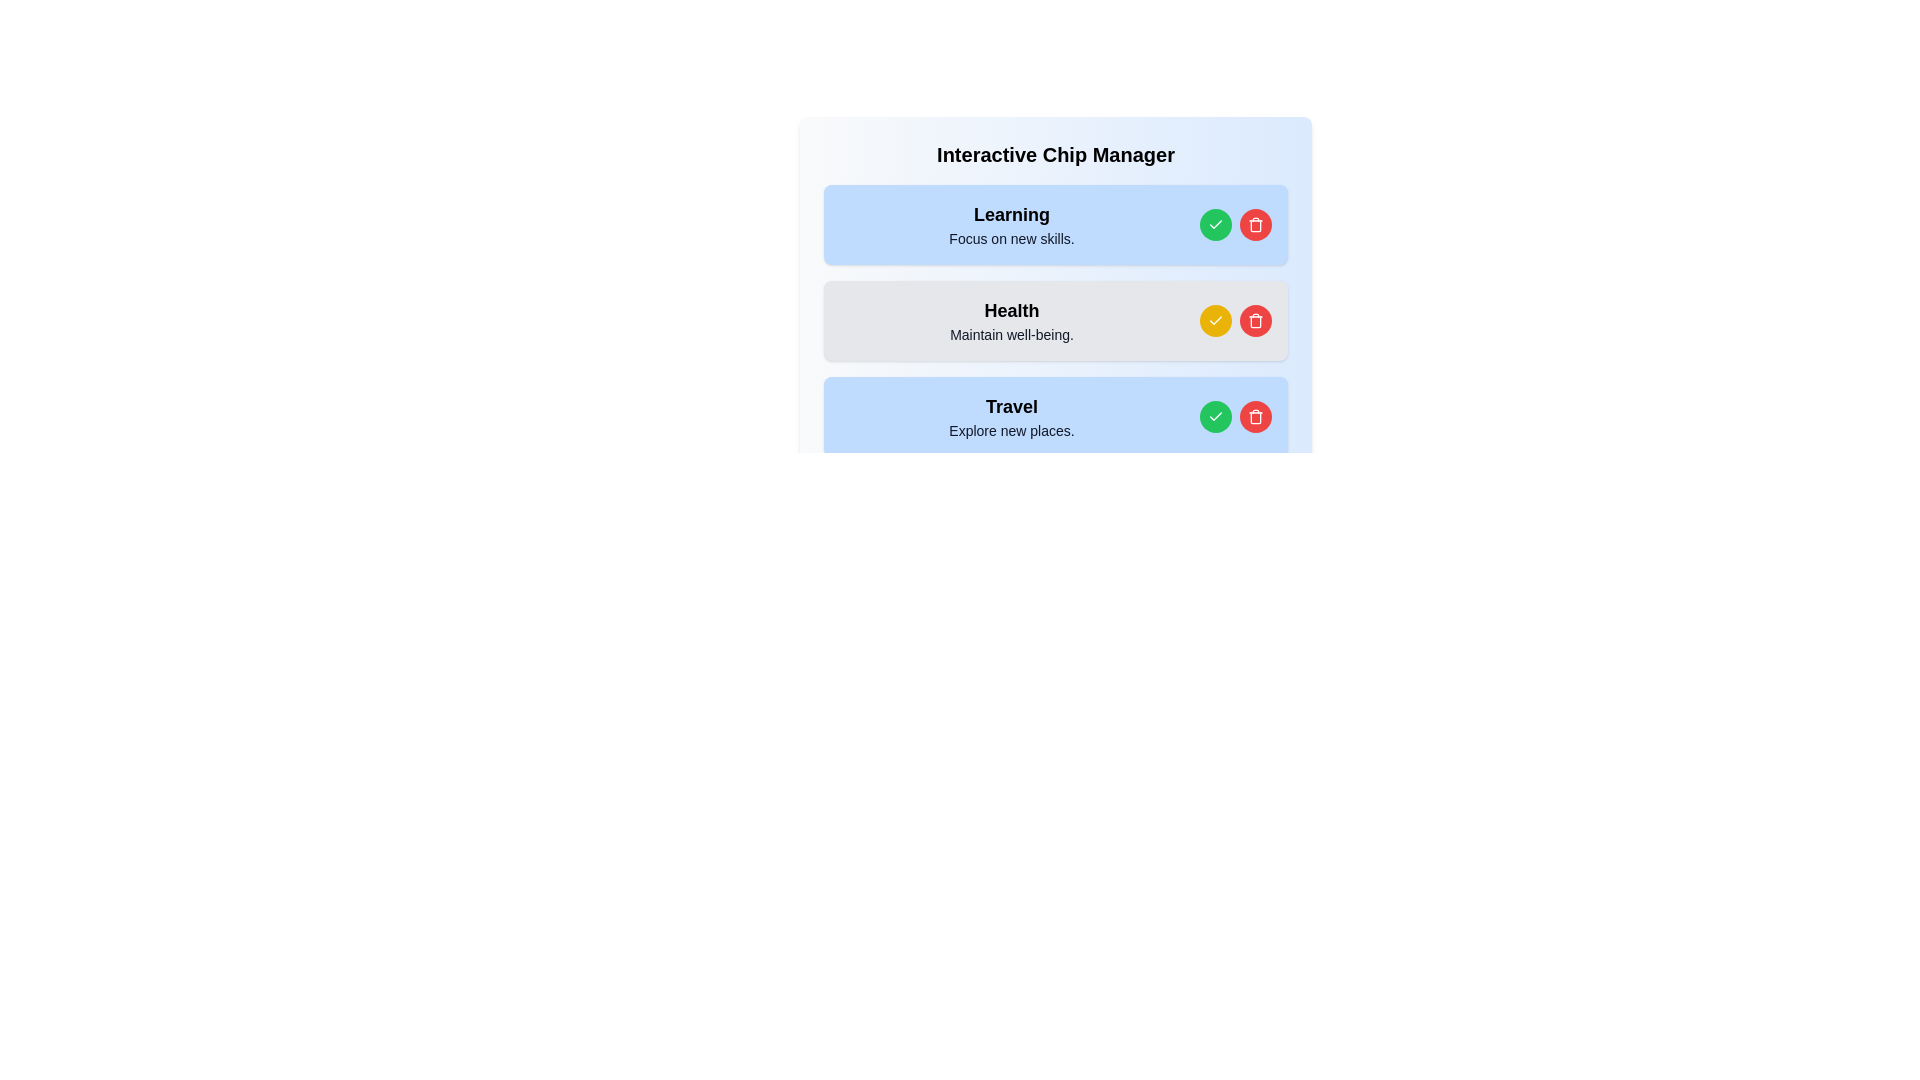 This screenshot has height=1080, width=1920. I want to click on delete button for the chip labeled Travel, so click(1255, 415).